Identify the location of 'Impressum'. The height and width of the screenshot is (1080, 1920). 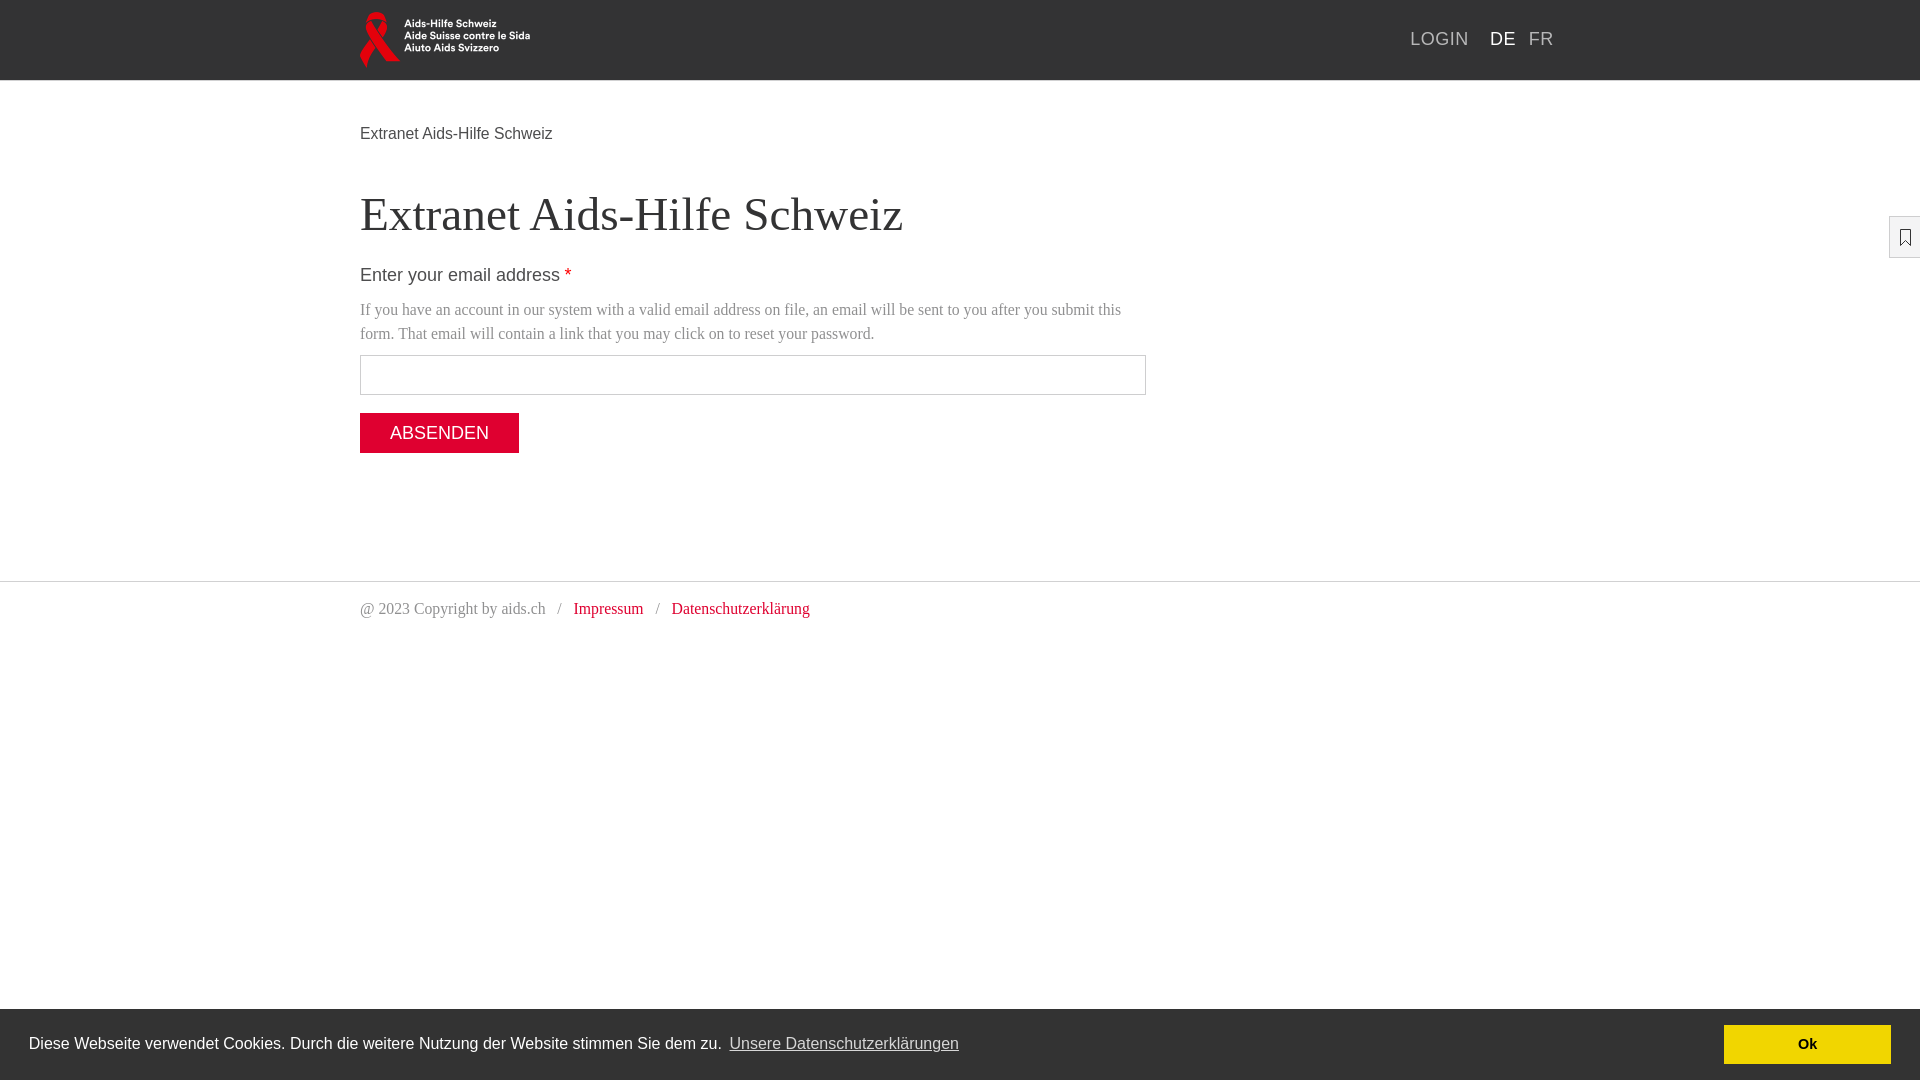
(608, 607).